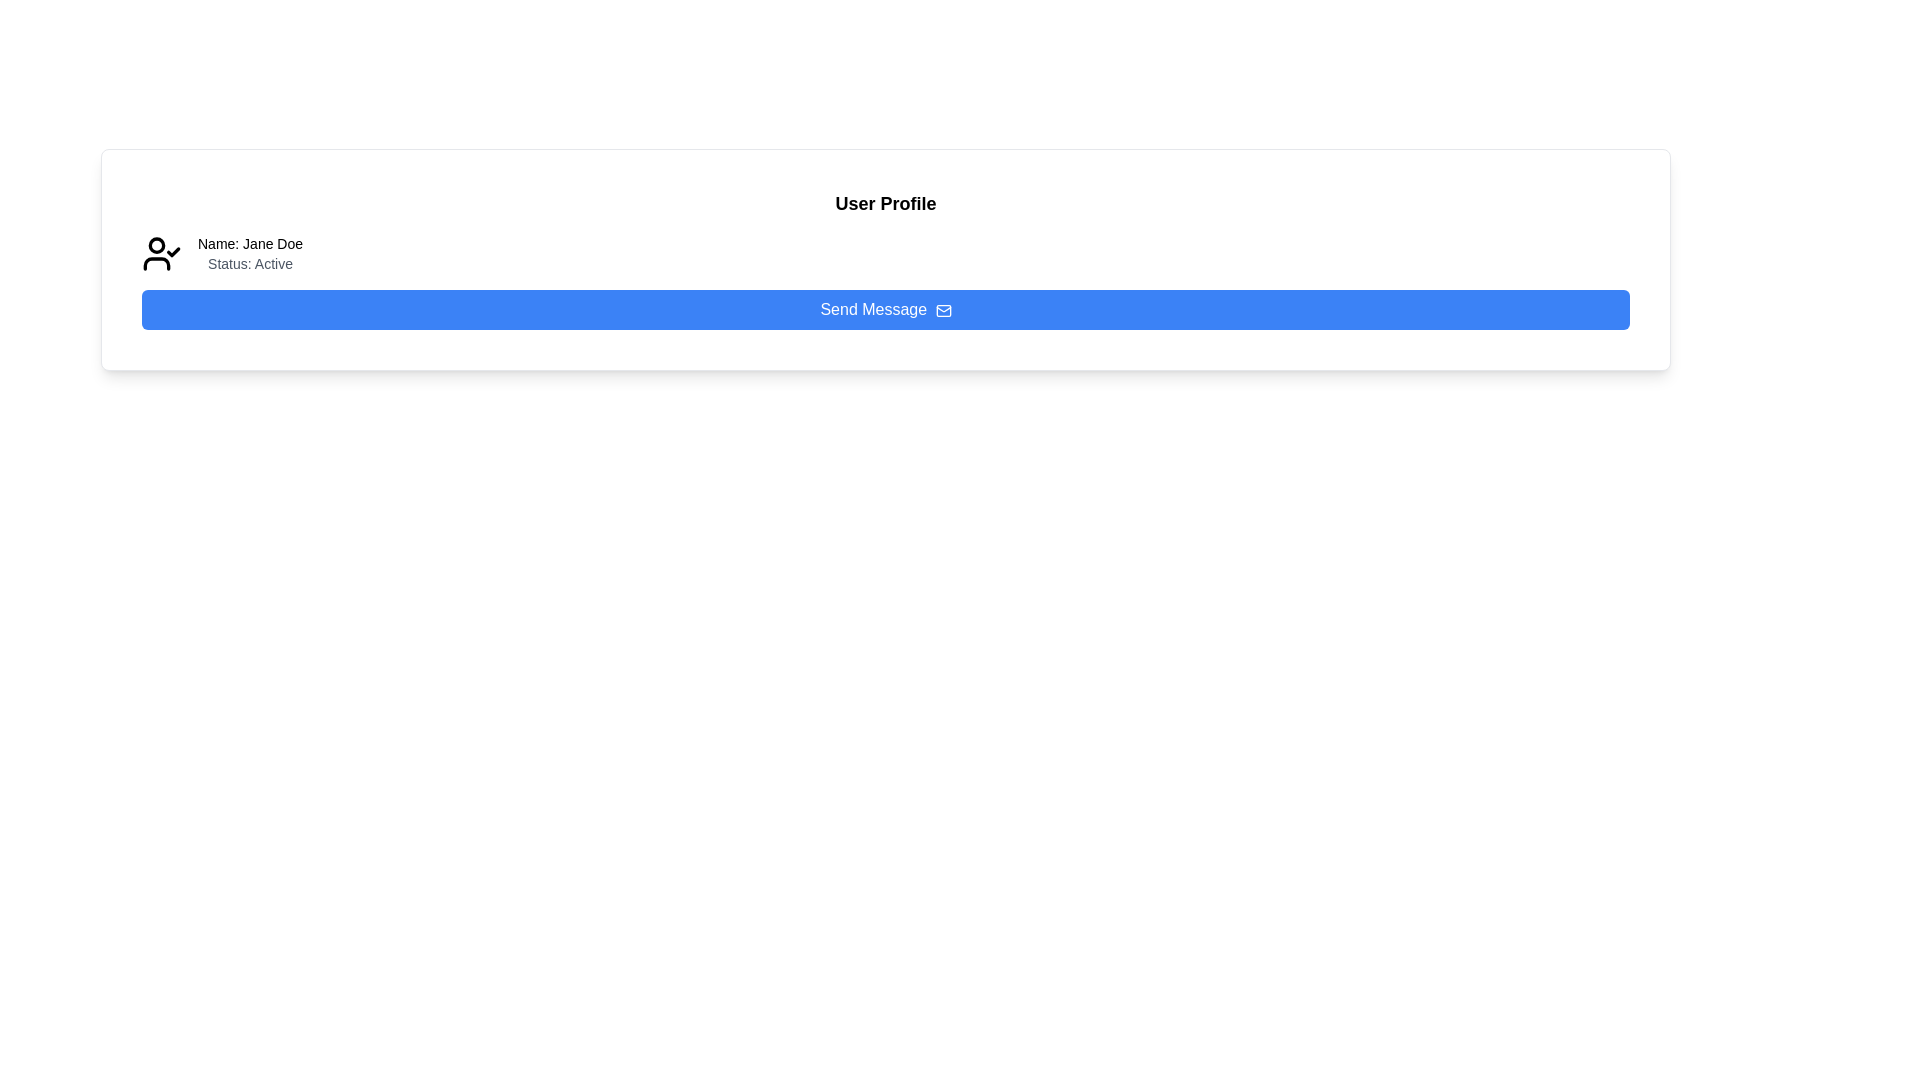  What do you see at coordinates (156, 262) in the screenshot?
I see `the decorative vector shape that forms the torso part of the user profile icon, located beneath the head of the icon` at bounding box center [156, 262].